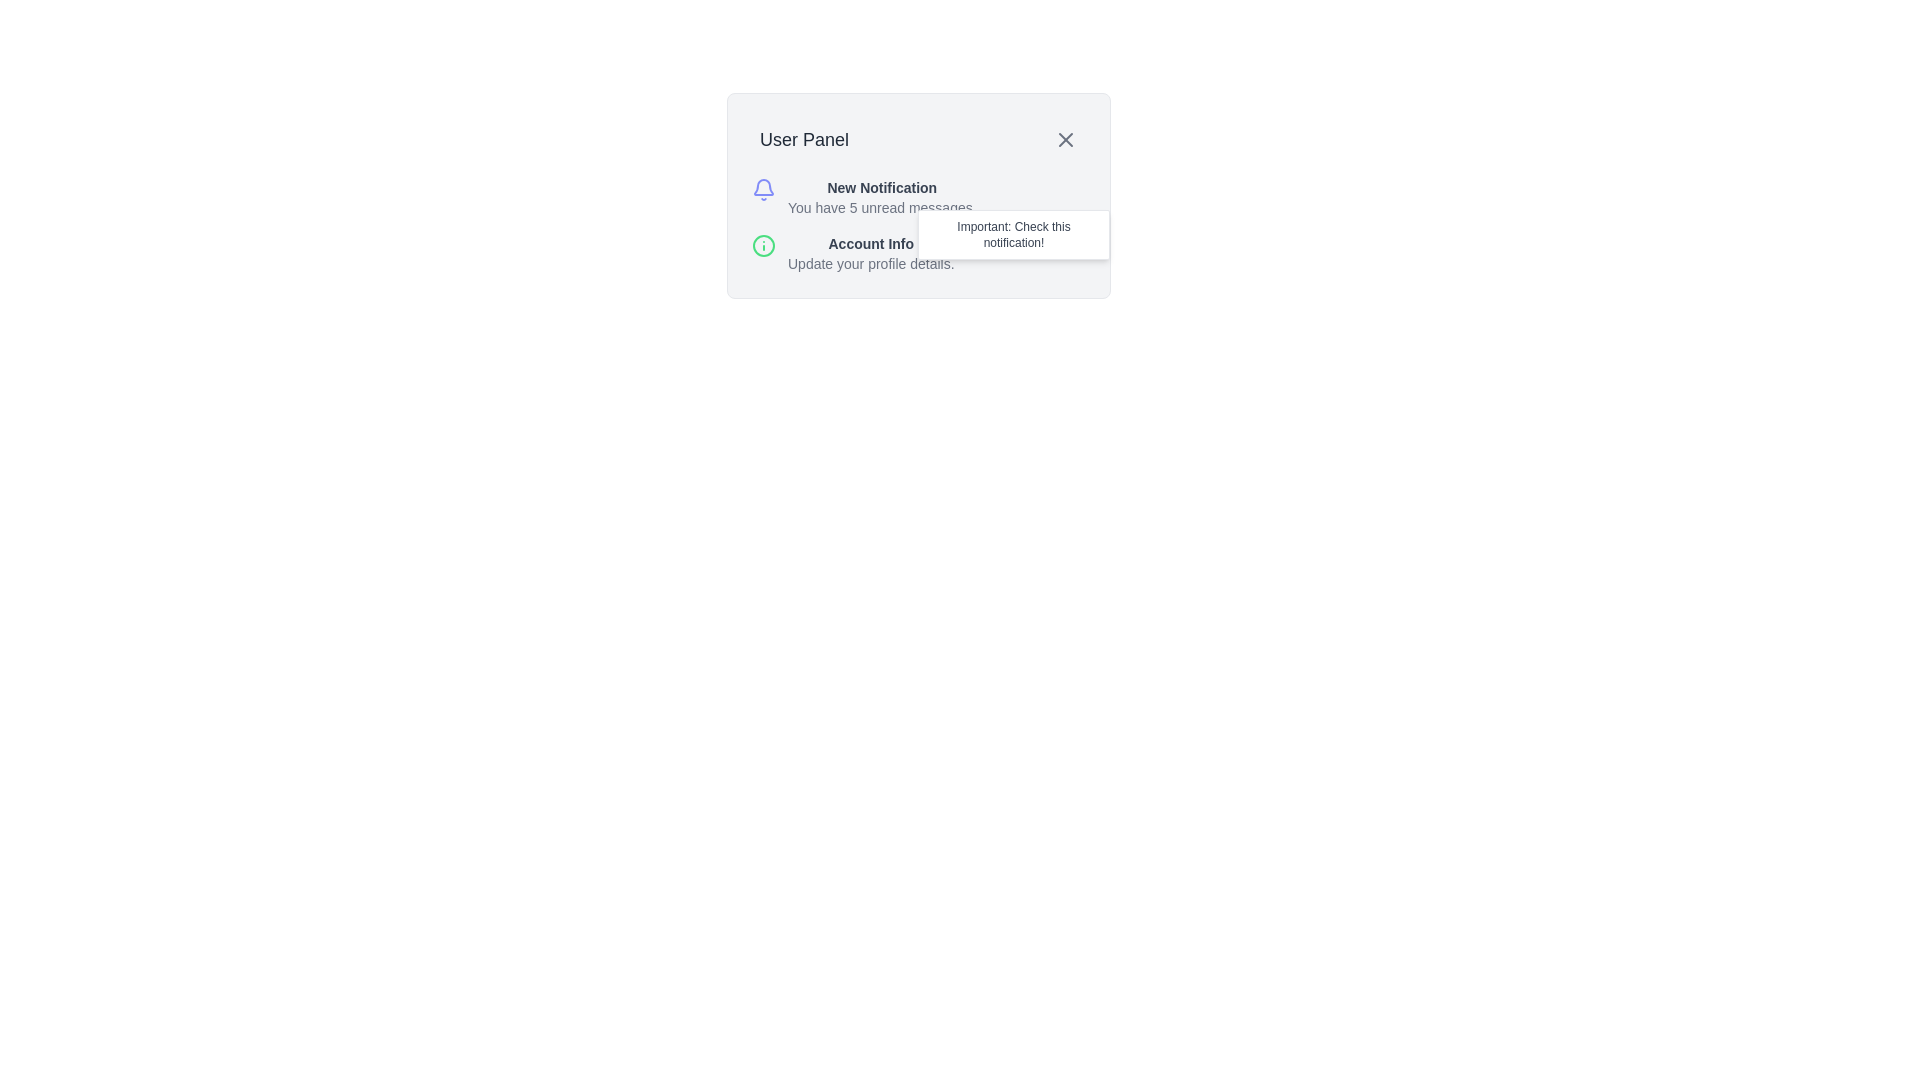 The height and width of the screenshot is (1080, 1920). I want to click on the text label that indicates the user has 5 unread messages, located in the notification panel below 'New Notification', so click(881, 208).